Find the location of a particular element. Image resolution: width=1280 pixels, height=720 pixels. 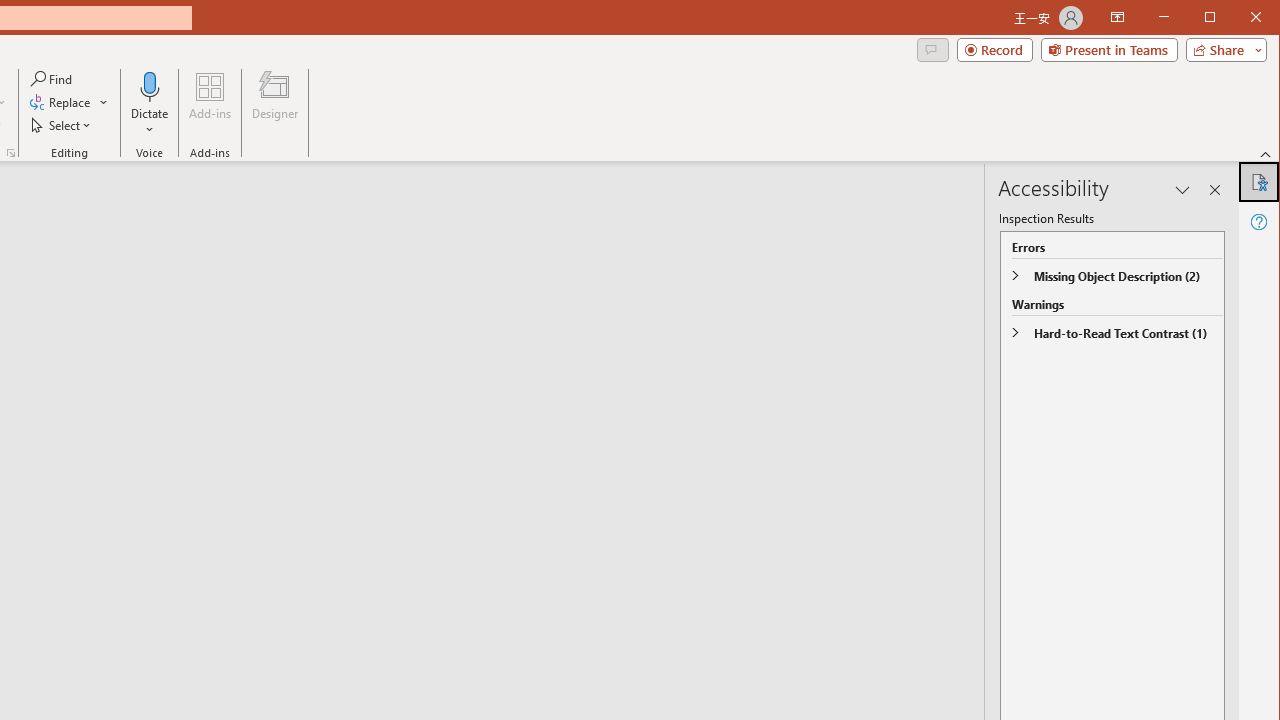

'Dictate' is located at coordinates (149, 85).